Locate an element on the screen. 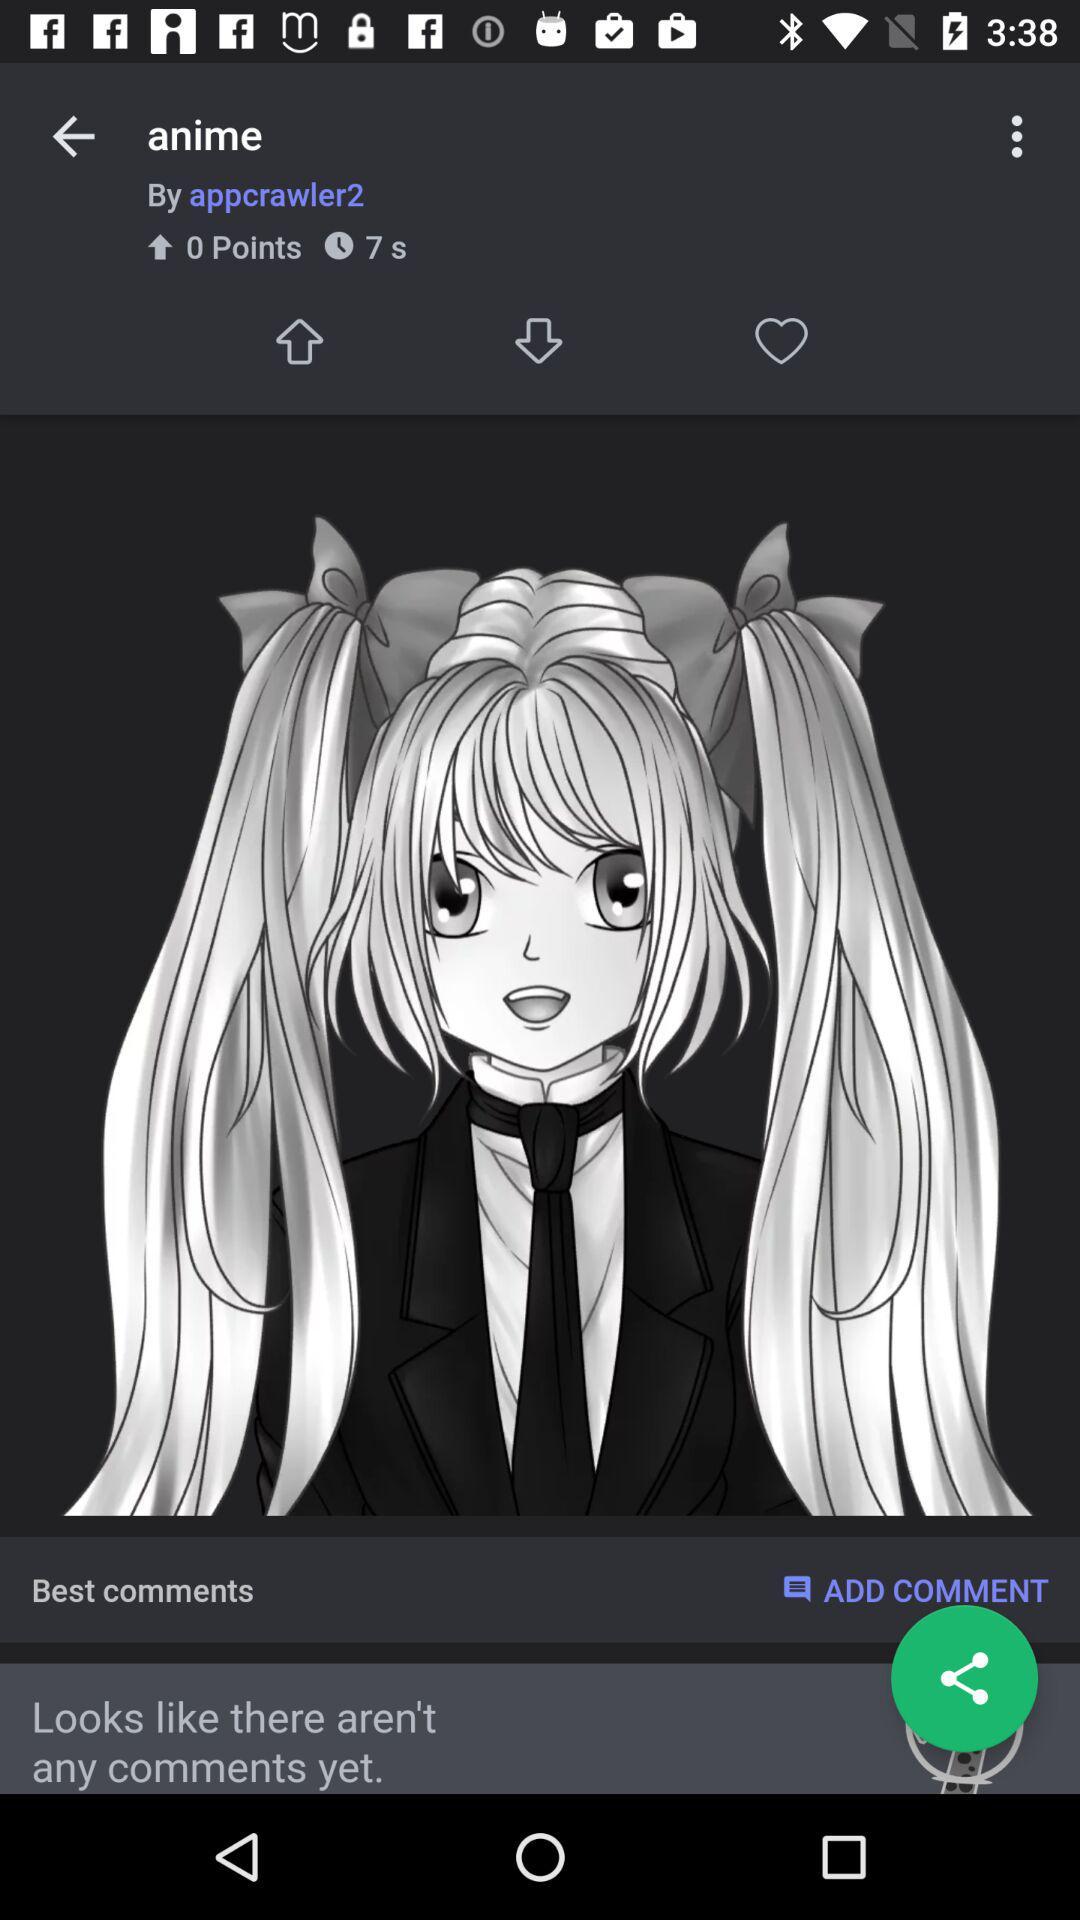 This screenshot has width=1080, height=1920. the more icon is located at coordinates (1017, 135).